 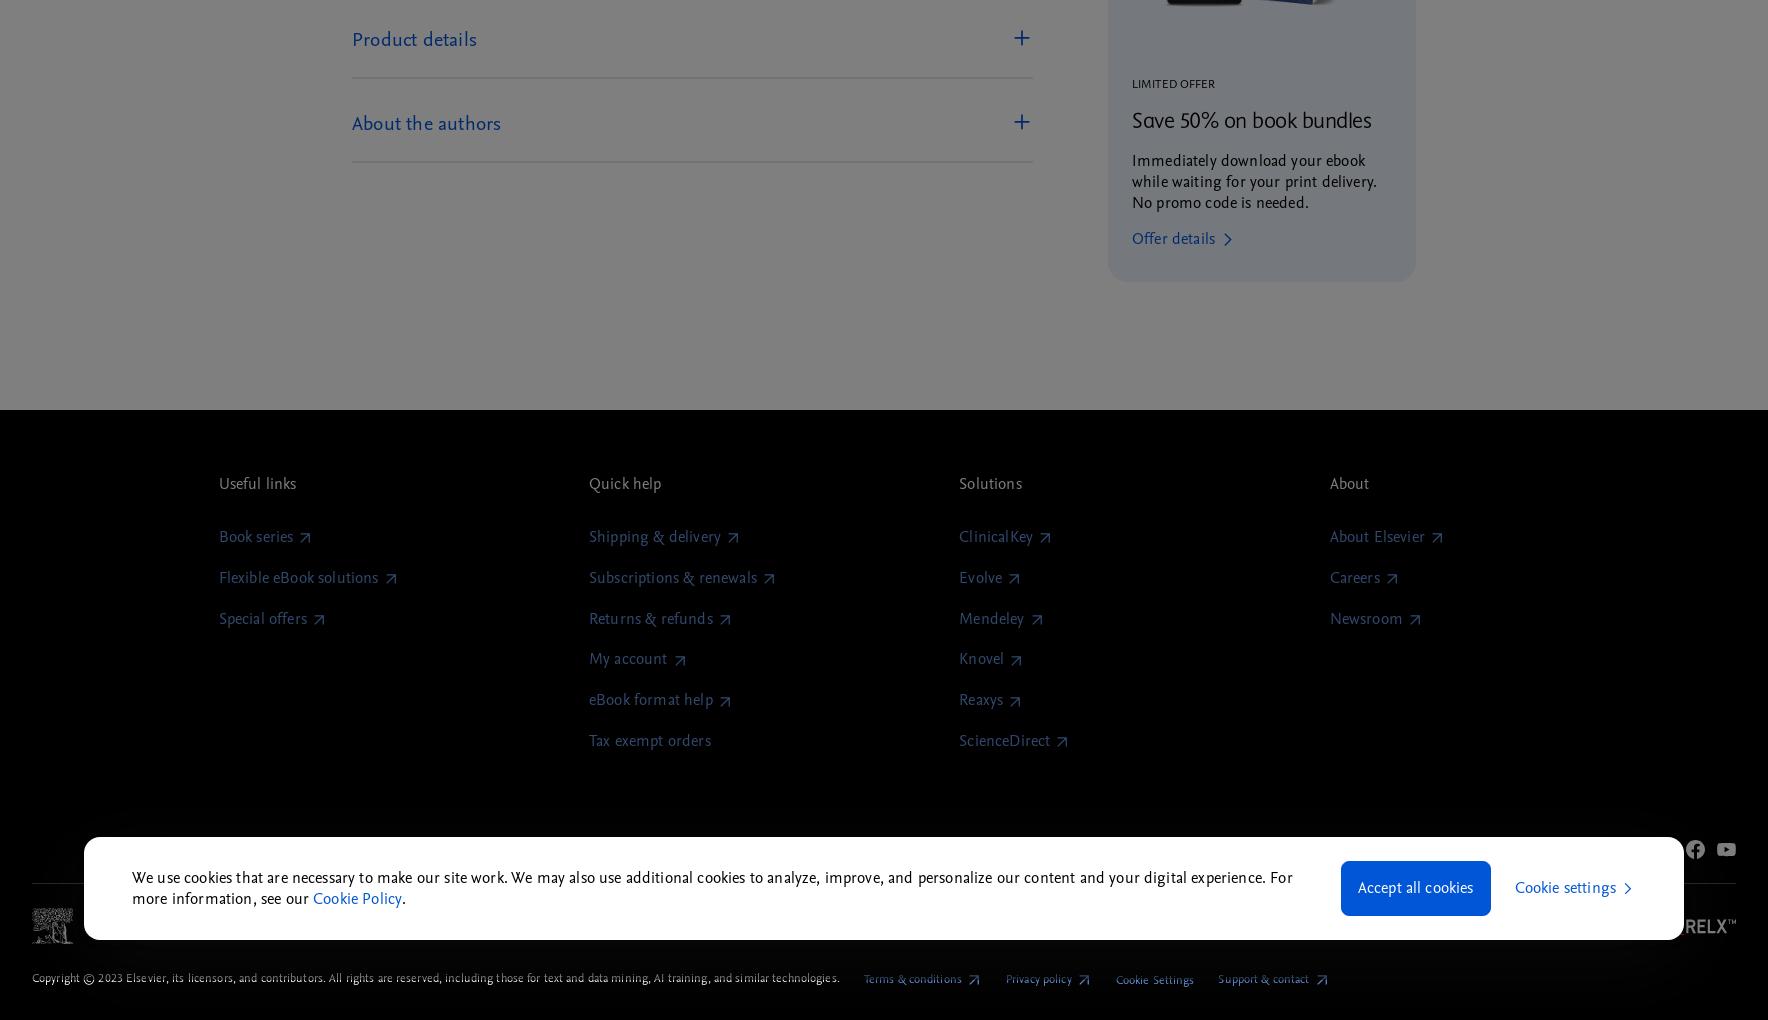 What do you see at coordinates (414, 38) in the screenshot?
I see `'Product details'` at bounding box center [414, 38].